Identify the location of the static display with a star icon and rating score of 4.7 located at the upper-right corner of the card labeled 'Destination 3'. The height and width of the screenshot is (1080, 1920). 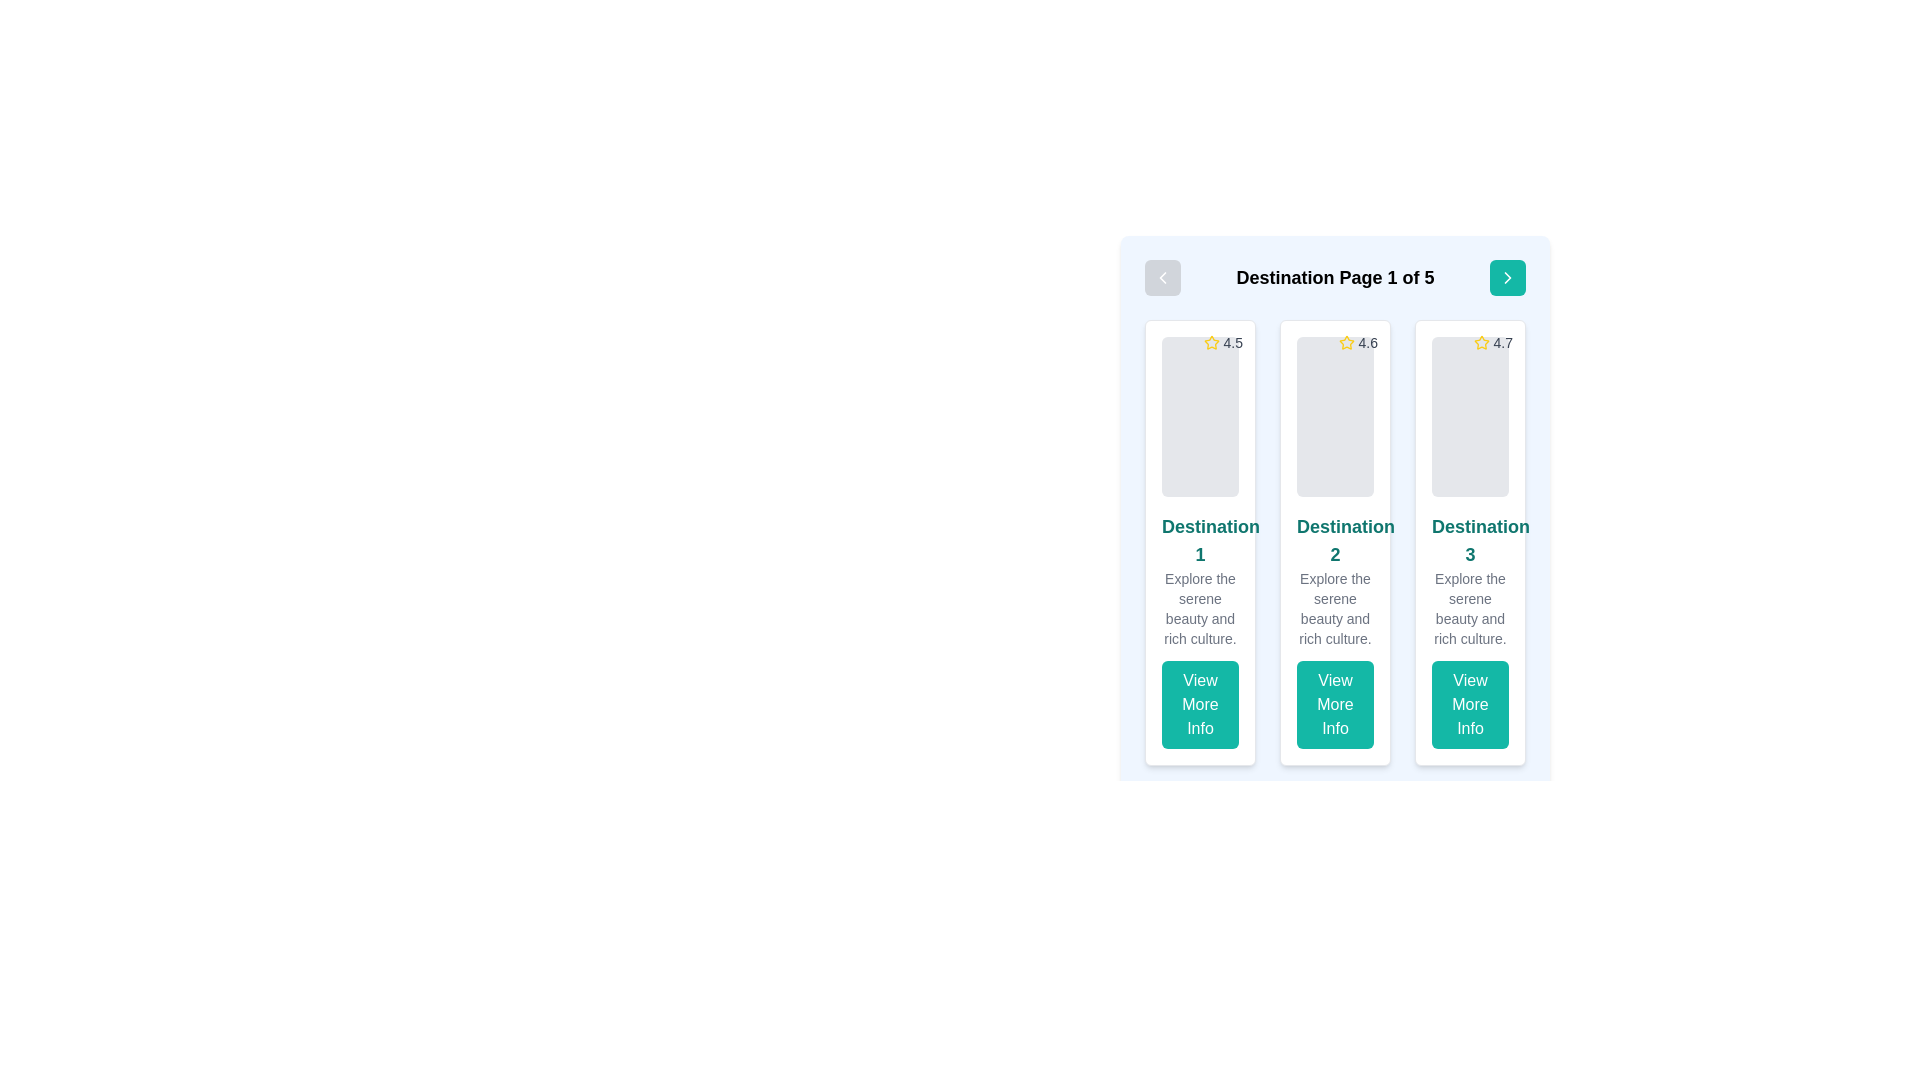
(1493, 342).